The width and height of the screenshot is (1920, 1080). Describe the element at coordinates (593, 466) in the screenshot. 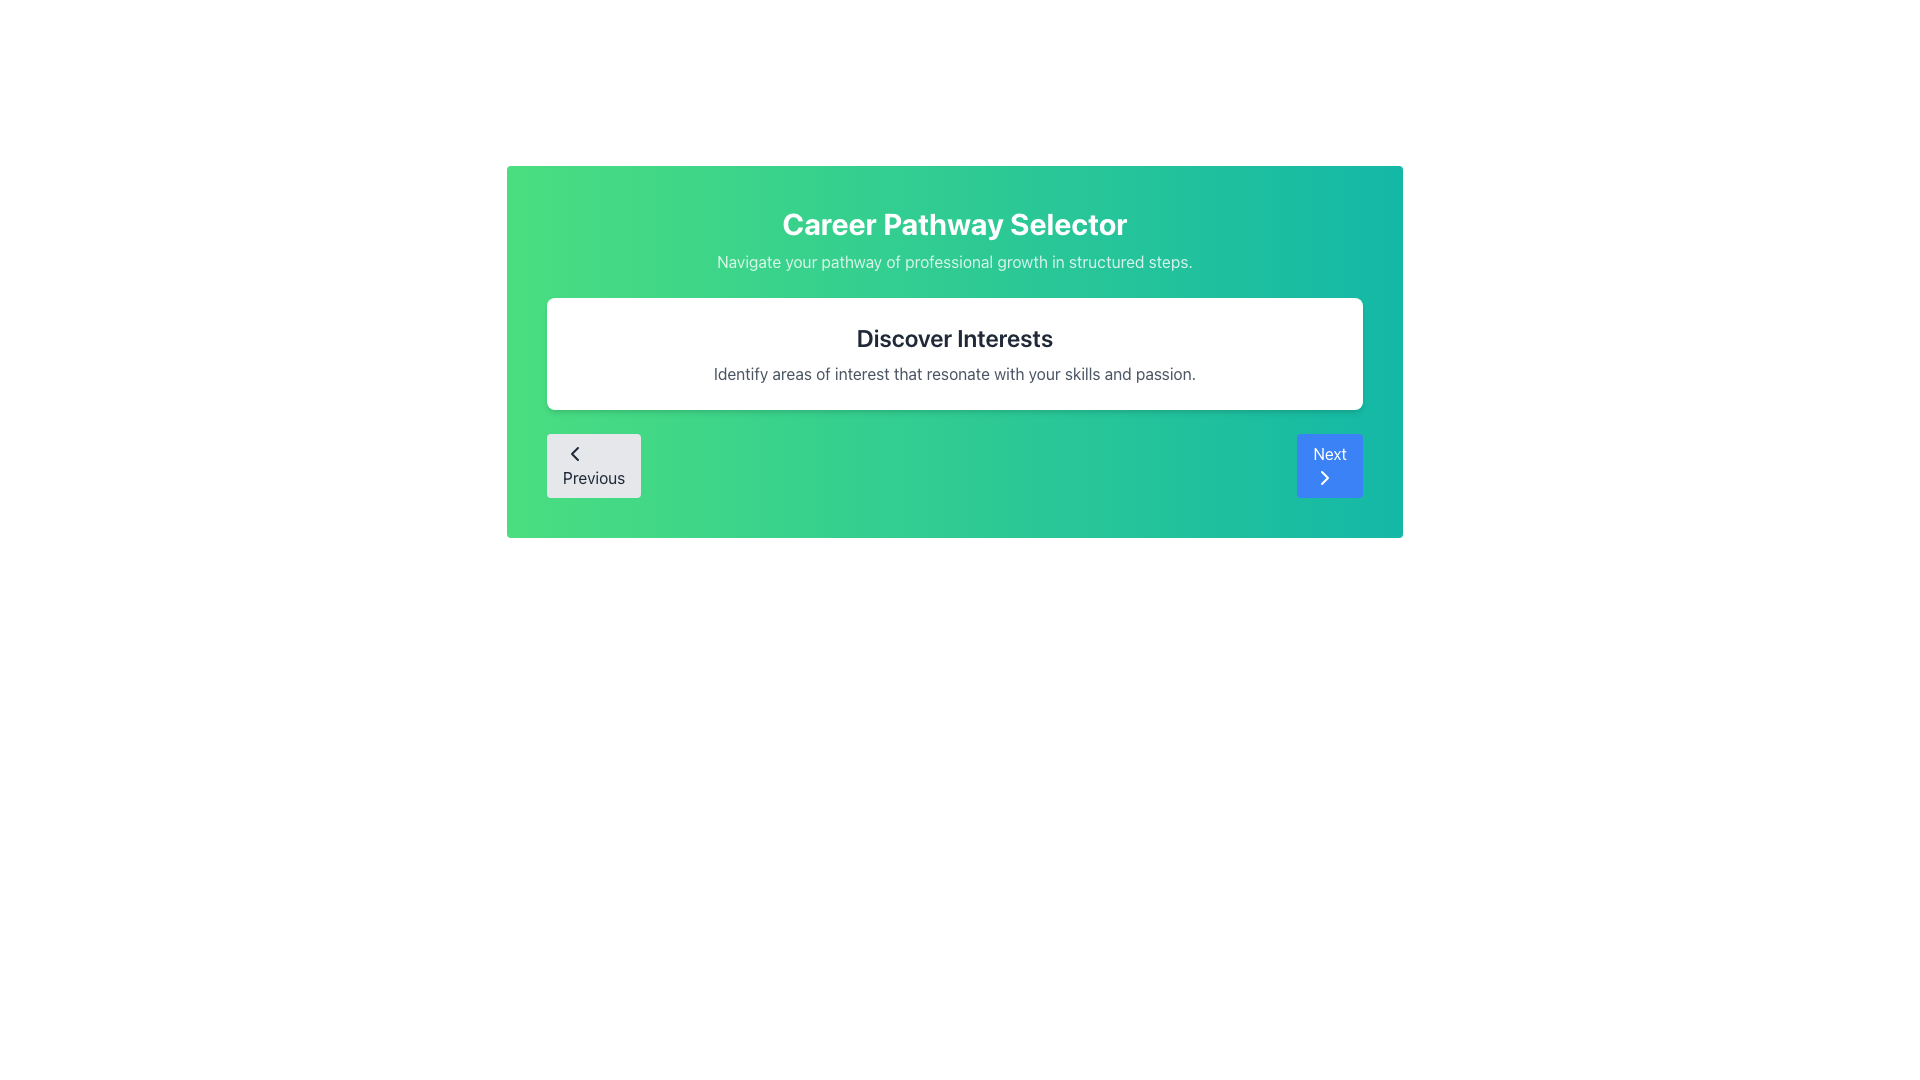

I see `the 'Previous' button, which is a rectangular button with a light gray background and rounded corners, containing a left-facing chevron icon and the text 'Previous'` at that location.